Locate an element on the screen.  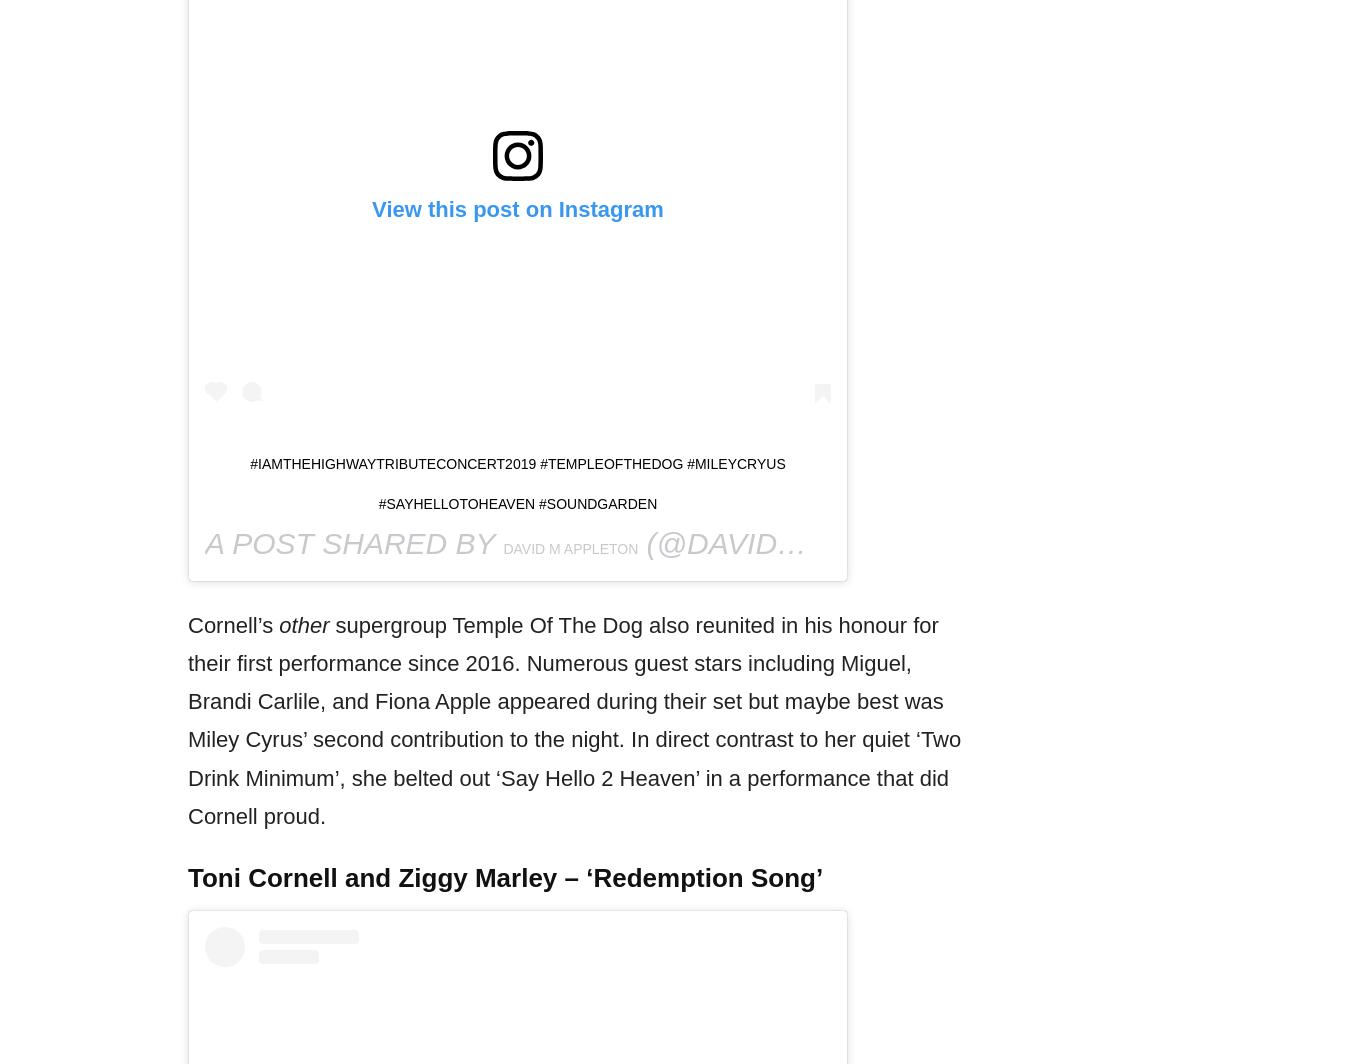
'A post shared by' is located at coordinates (353, 542).